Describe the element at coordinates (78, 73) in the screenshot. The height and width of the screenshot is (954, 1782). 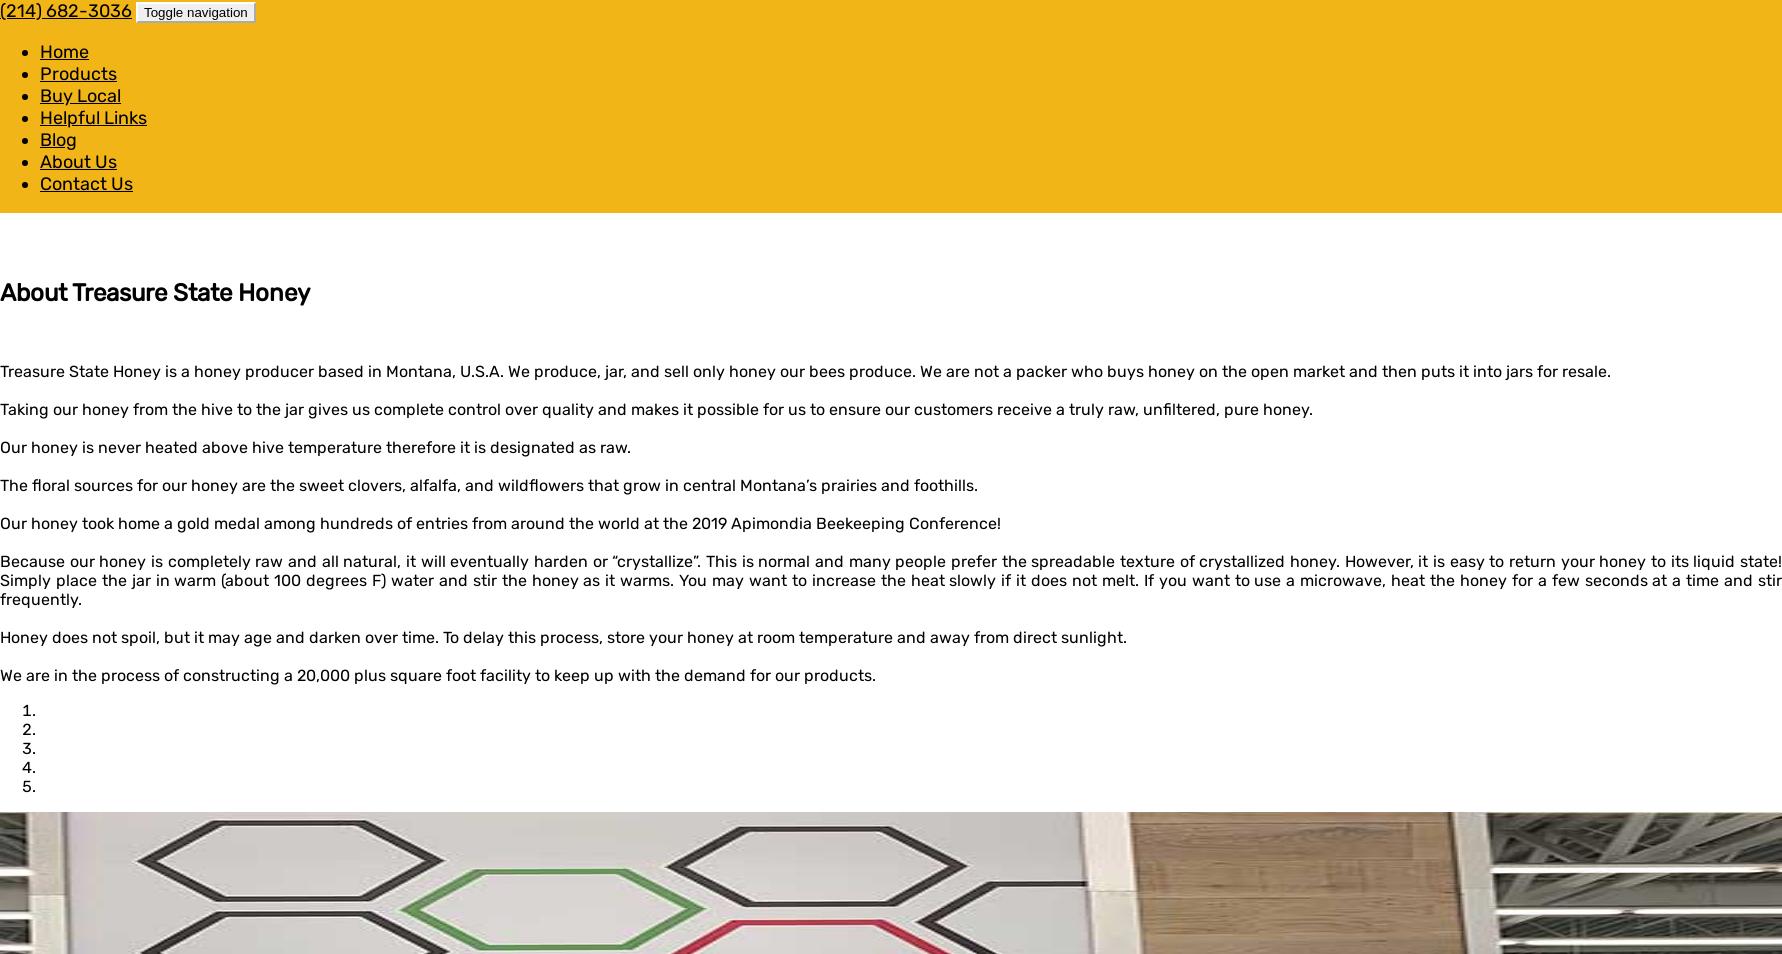
I see `'Products'` at that location.